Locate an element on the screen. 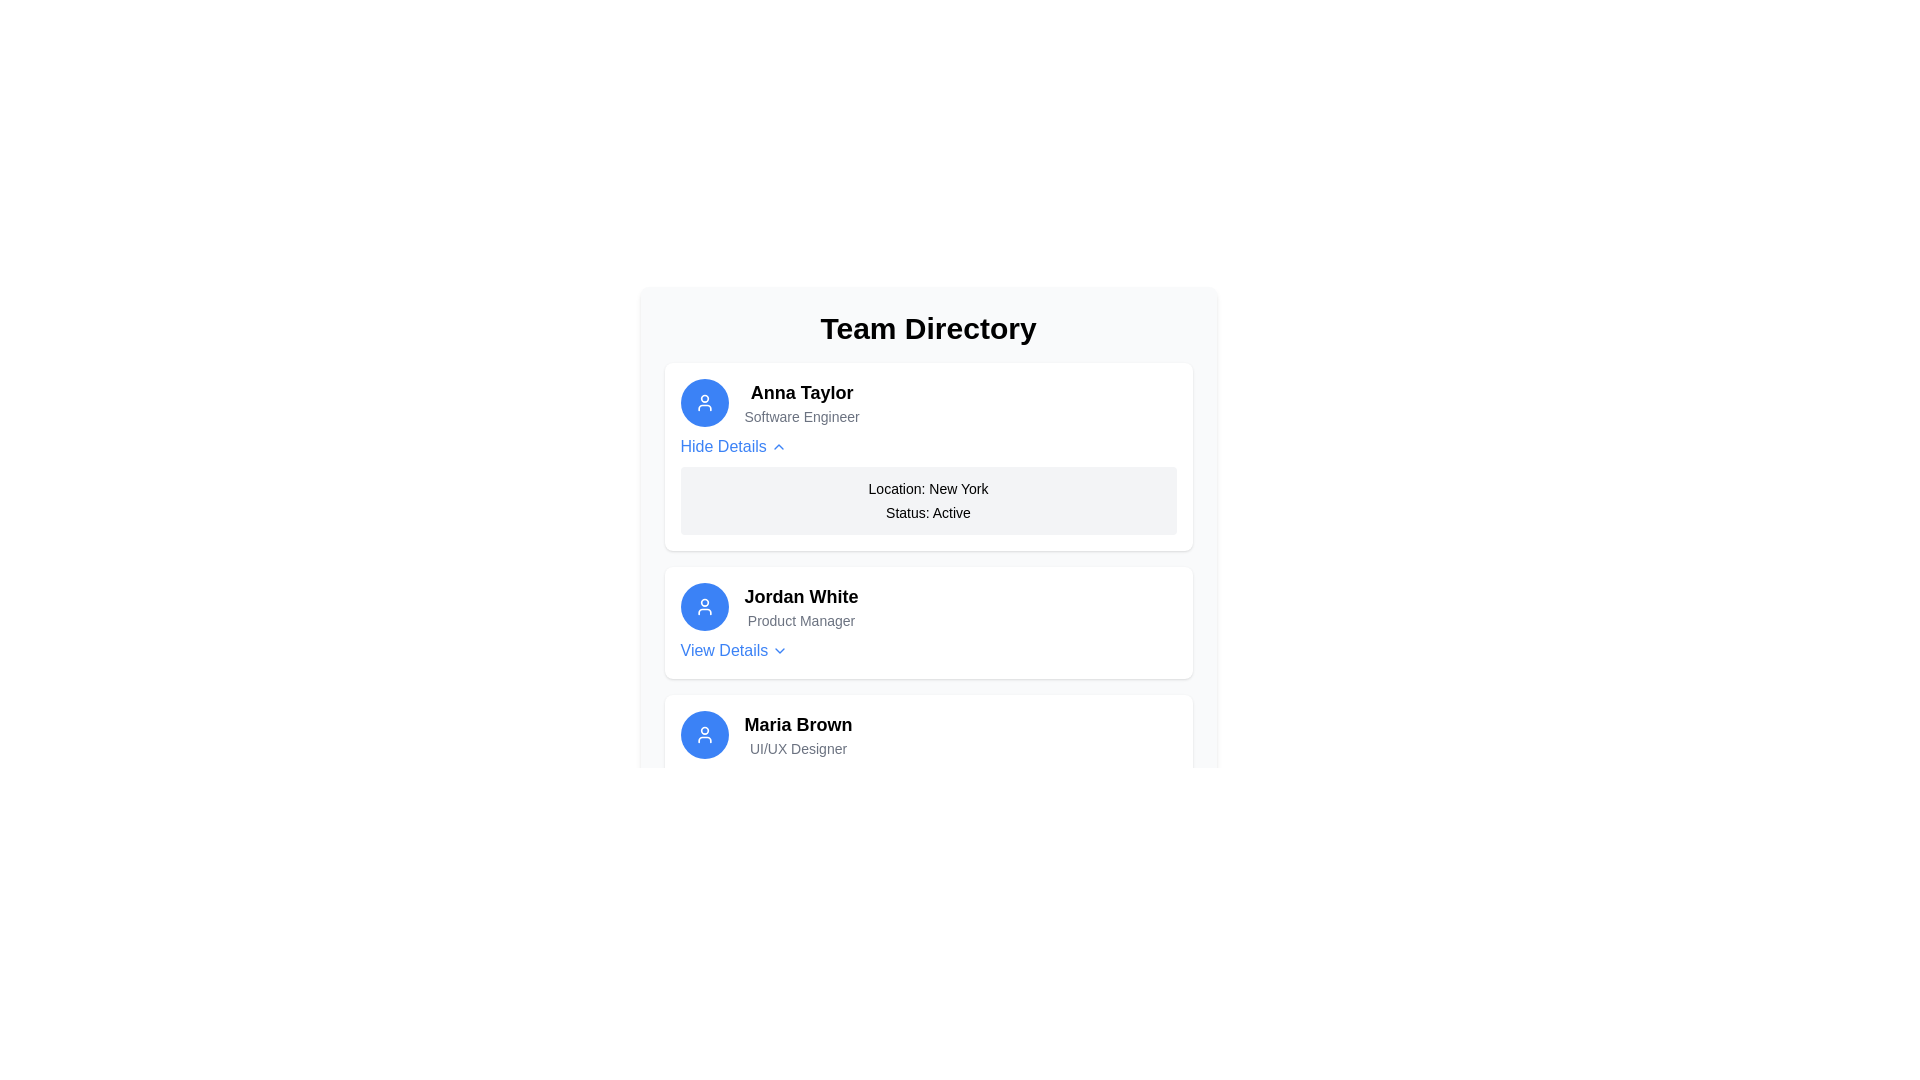 The width and height of the screenshot is (1920, 1080). the Avatar icon is located at coordinates (704, 402).